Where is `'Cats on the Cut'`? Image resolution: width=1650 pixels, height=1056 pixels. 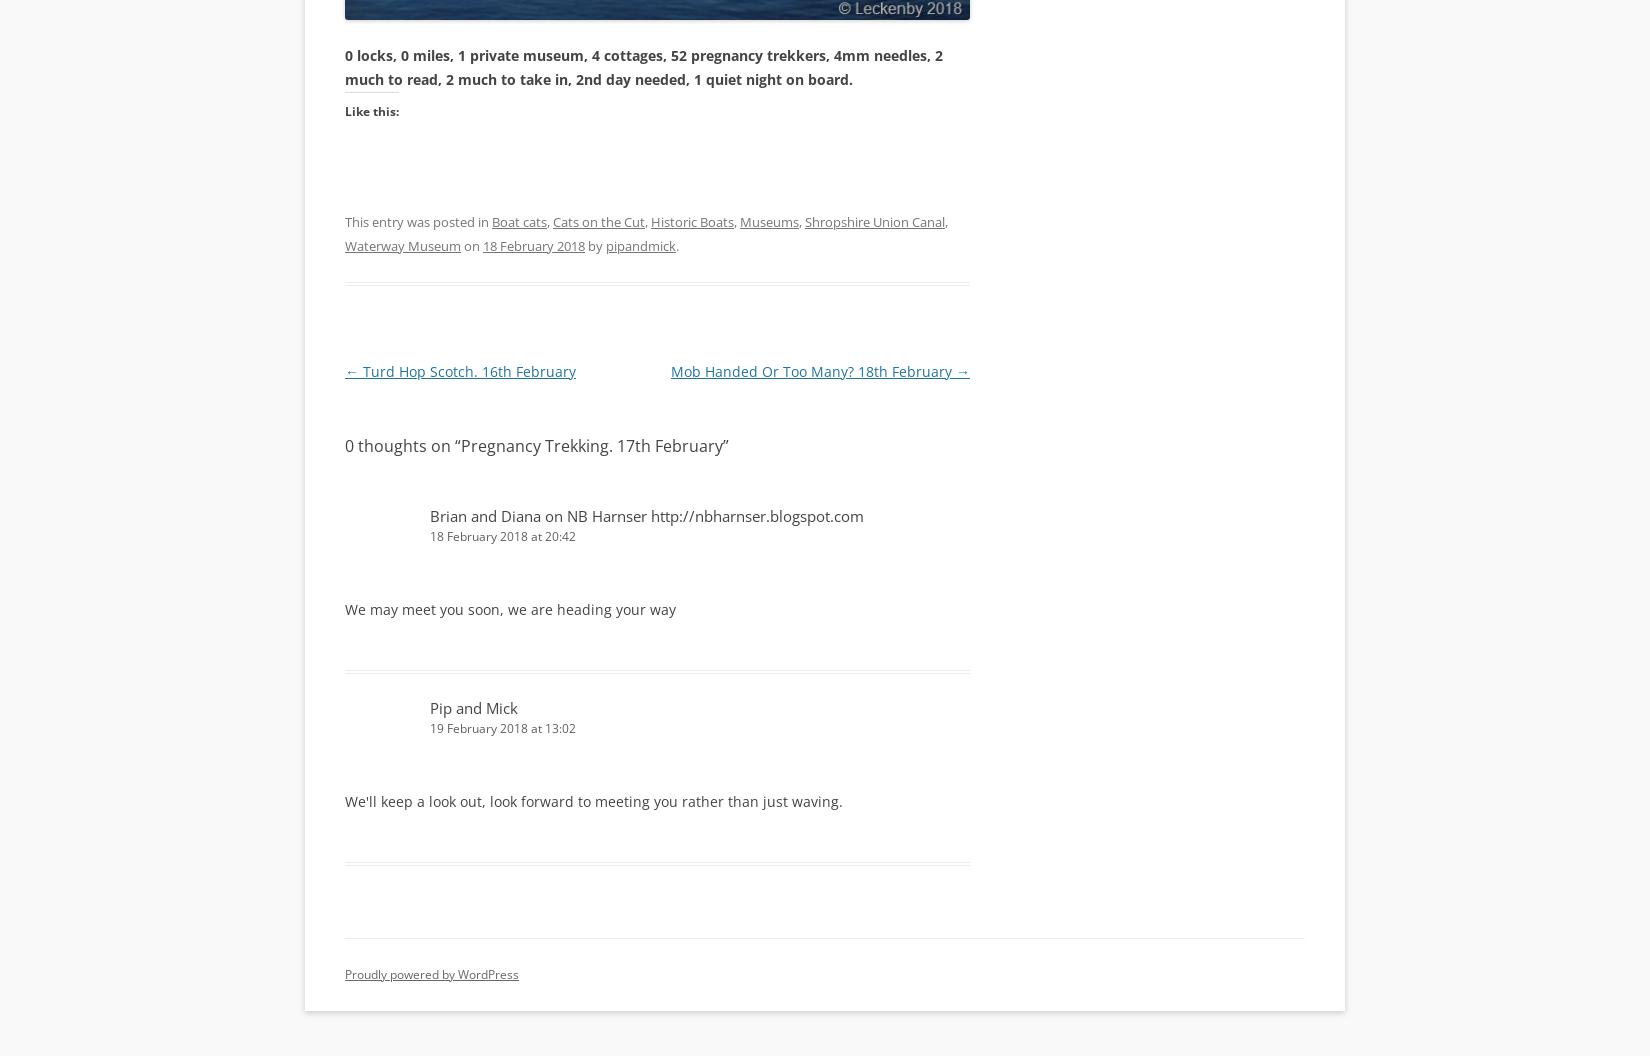
'Cats on the Cut' is located at coordinates (597, 220).